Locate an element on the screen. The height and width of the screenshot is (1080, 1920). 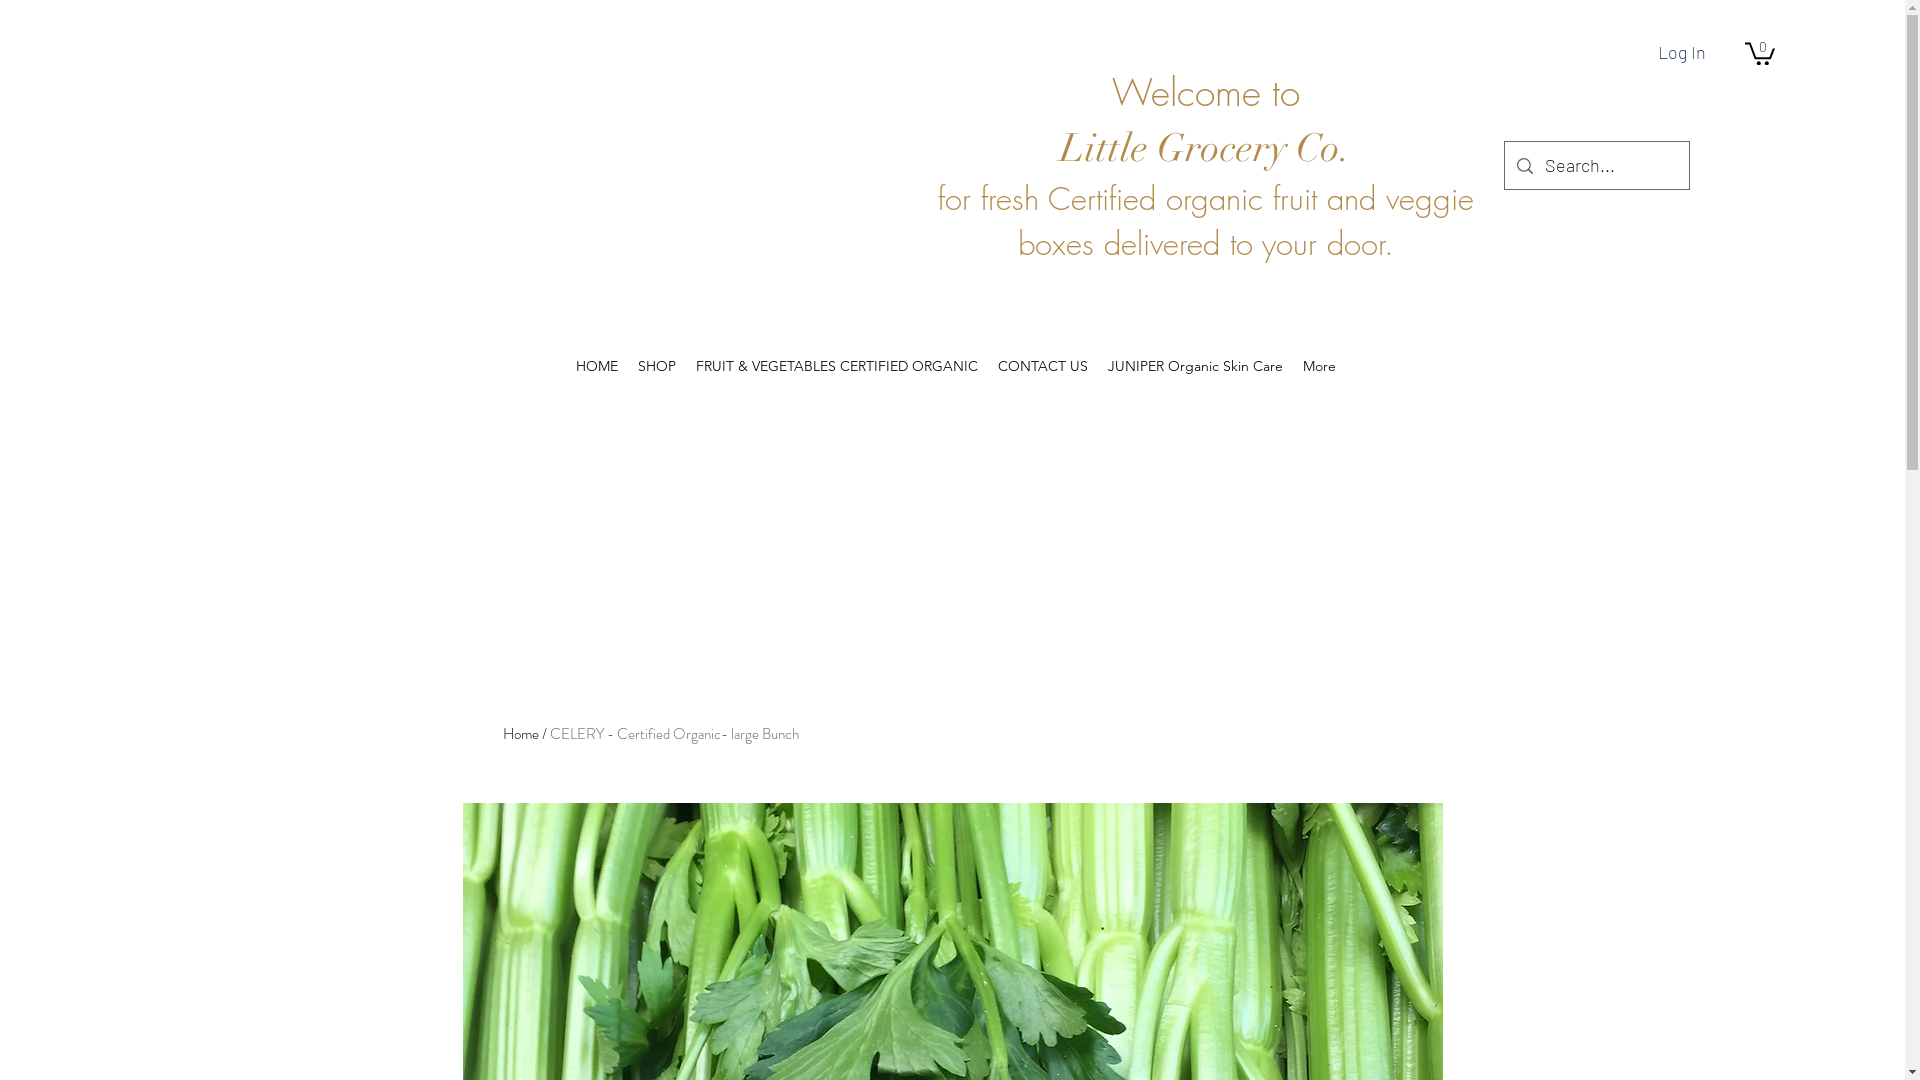
'Log In' is located at coordinates (1680, 52).